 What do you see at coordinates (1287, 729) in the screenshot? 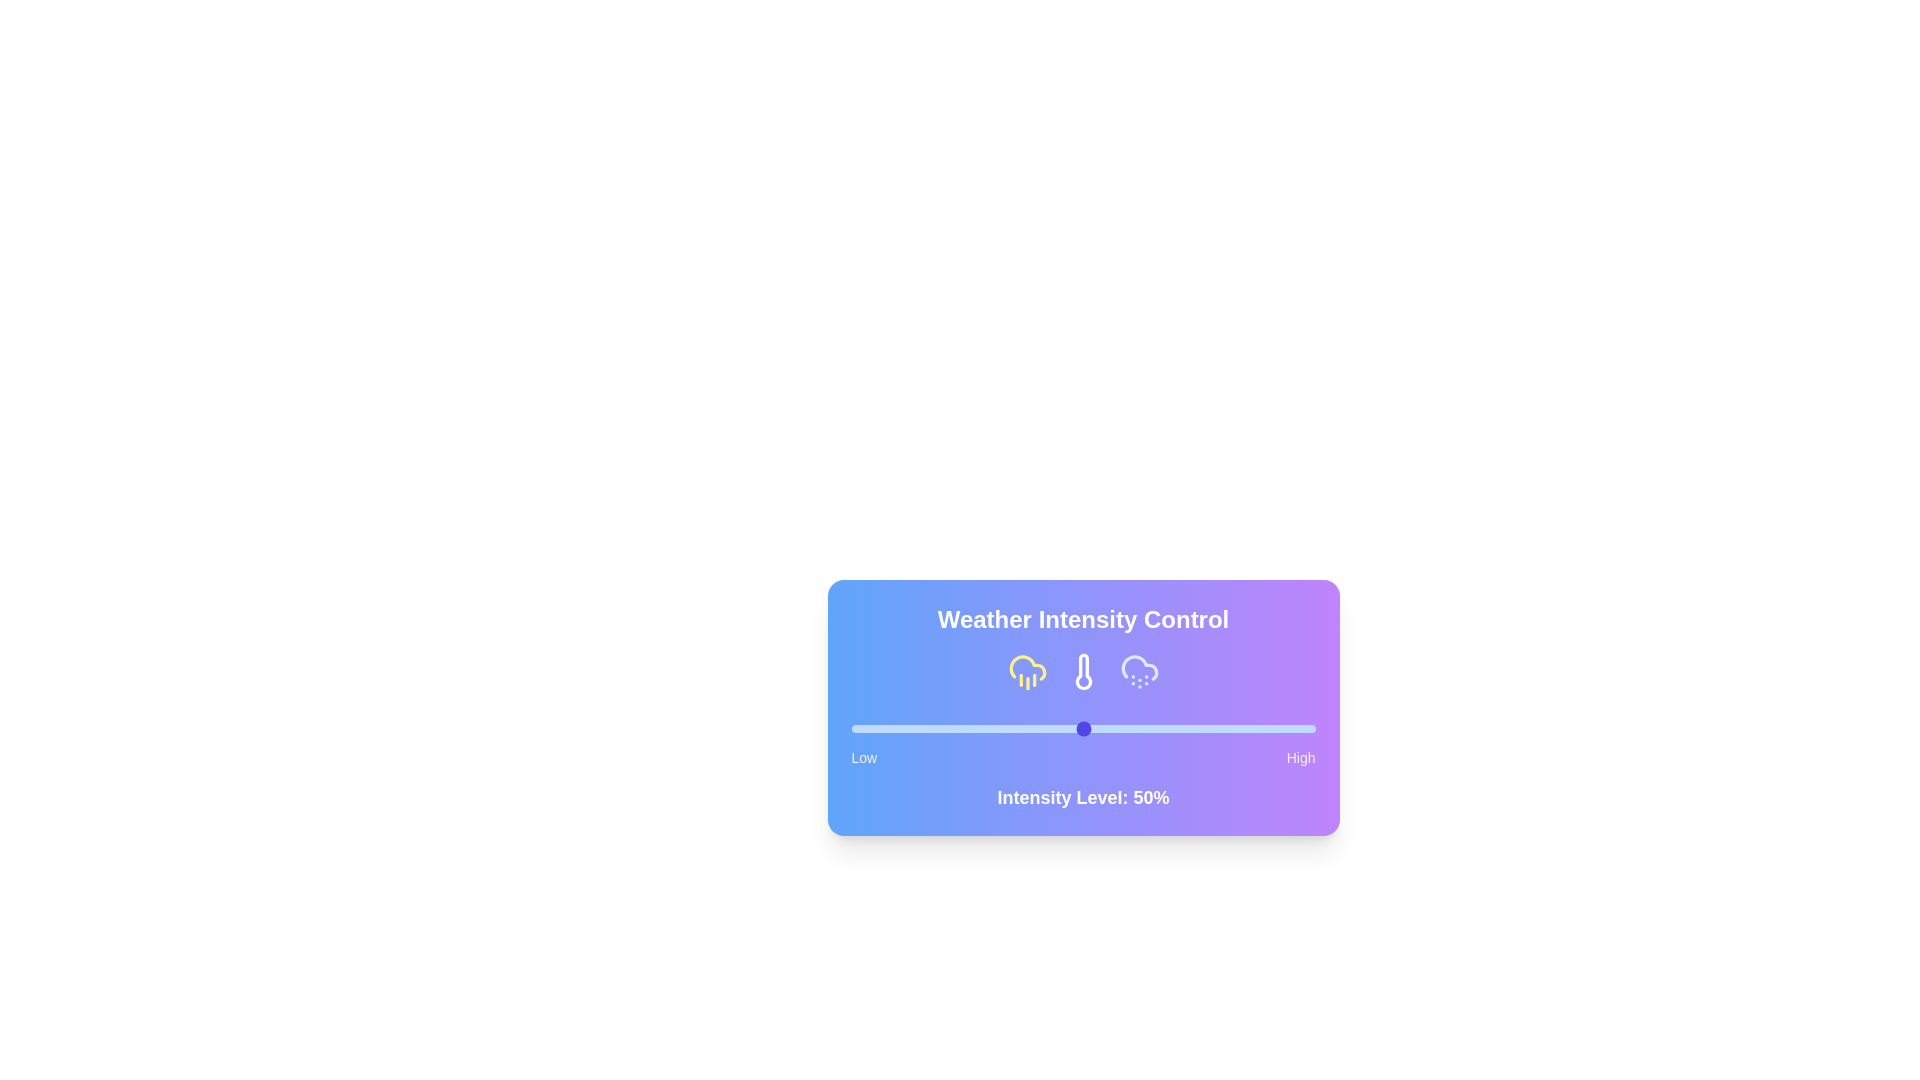
I see `the slider to set the intensity to 94%` at bounding box center [1287, 729].